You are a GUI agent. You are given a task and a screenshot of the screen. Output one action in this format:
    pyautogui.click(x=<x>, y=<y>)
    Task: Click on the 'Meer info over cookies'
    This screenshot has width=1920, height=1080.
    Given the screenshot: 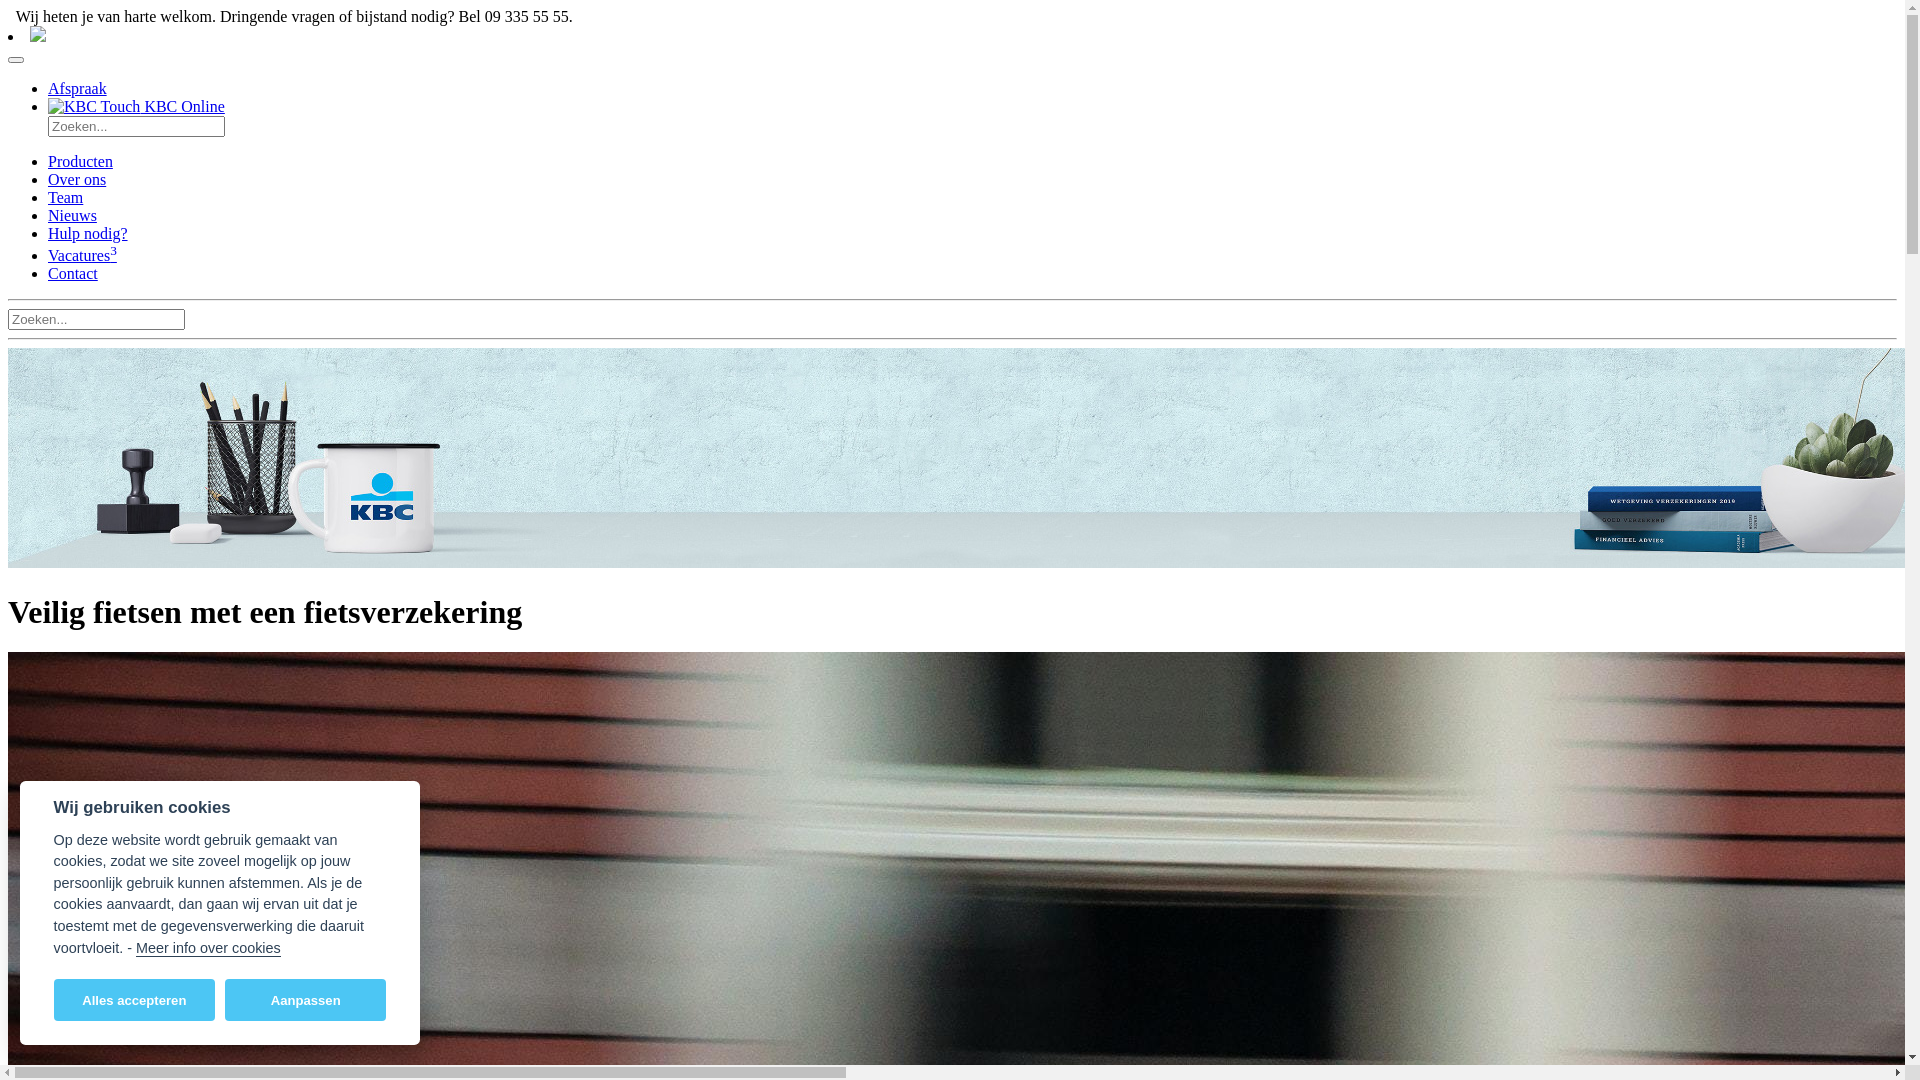 What is the action you would take?
    pyautogui.click(x=208, y=946)
    